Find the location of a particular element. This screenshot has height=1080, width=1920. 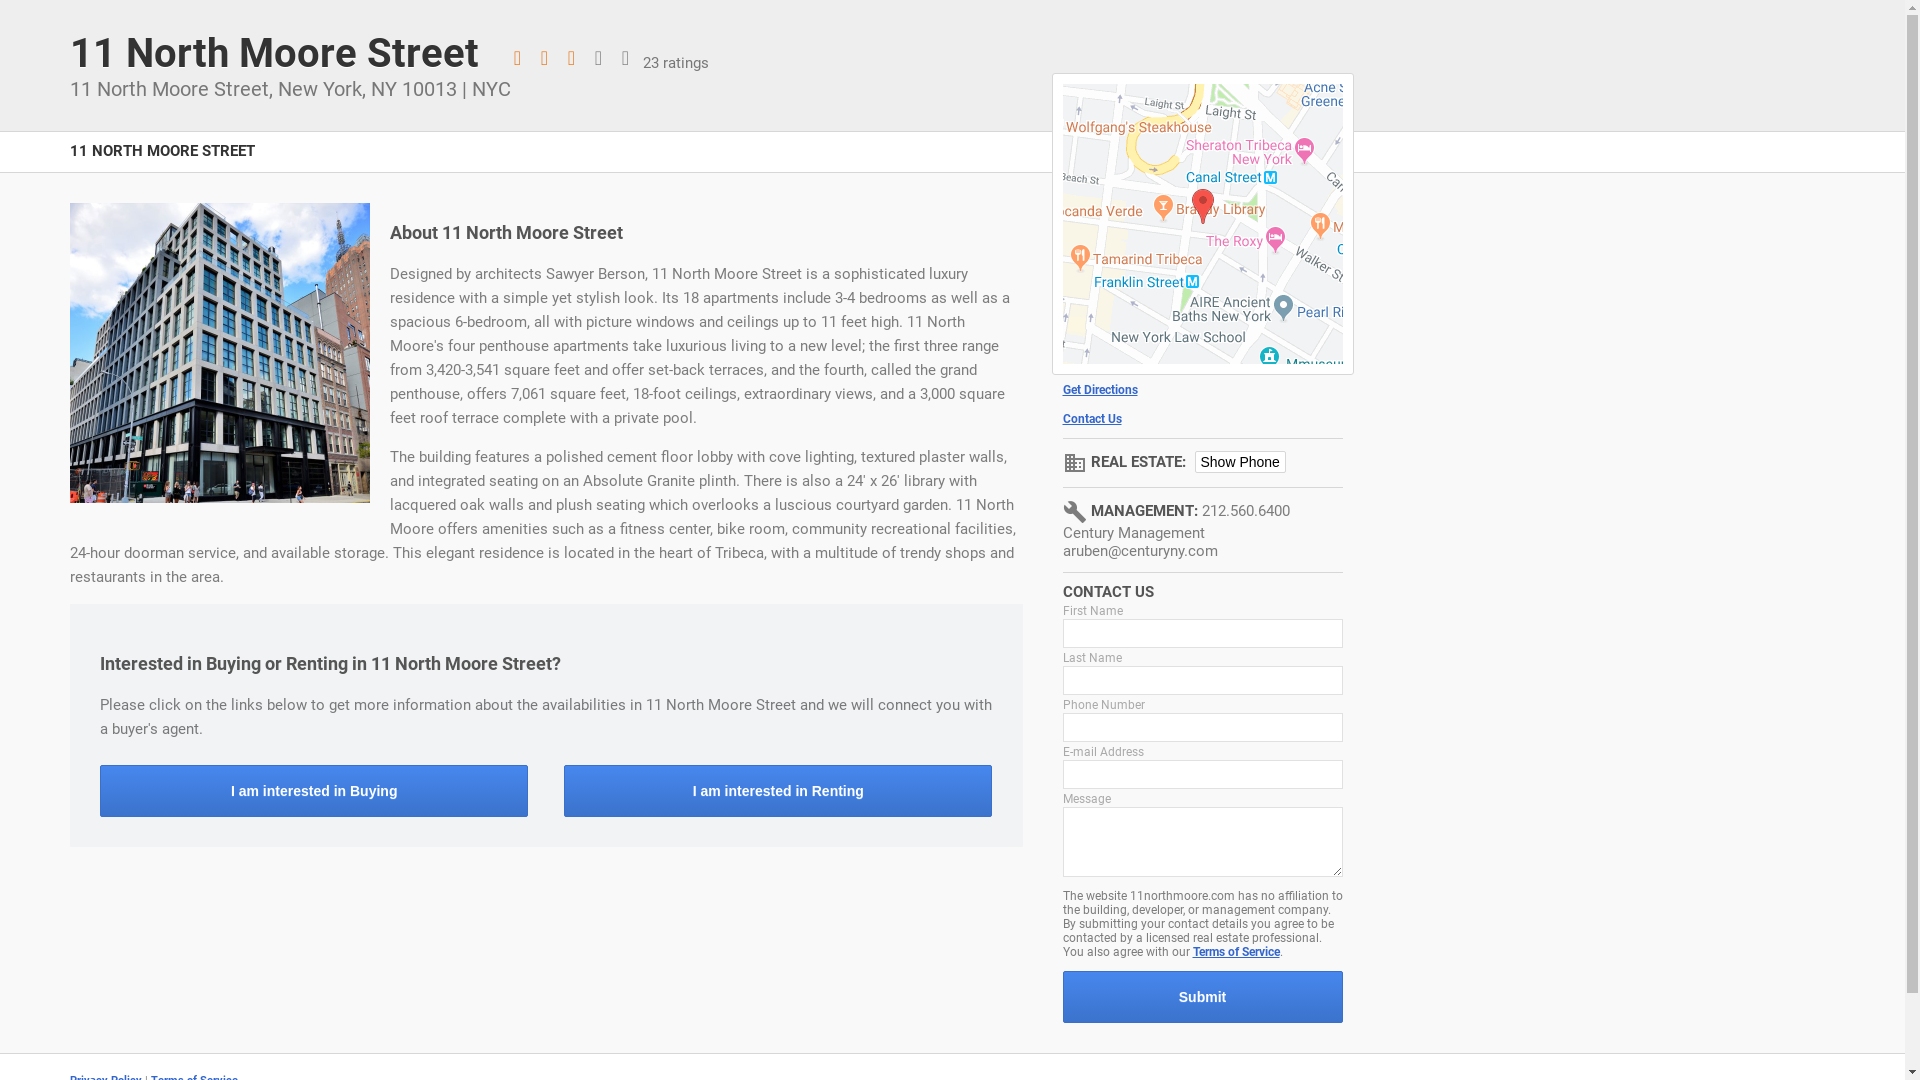

'I am interested in Renting' is located at coordinates (776, 789).